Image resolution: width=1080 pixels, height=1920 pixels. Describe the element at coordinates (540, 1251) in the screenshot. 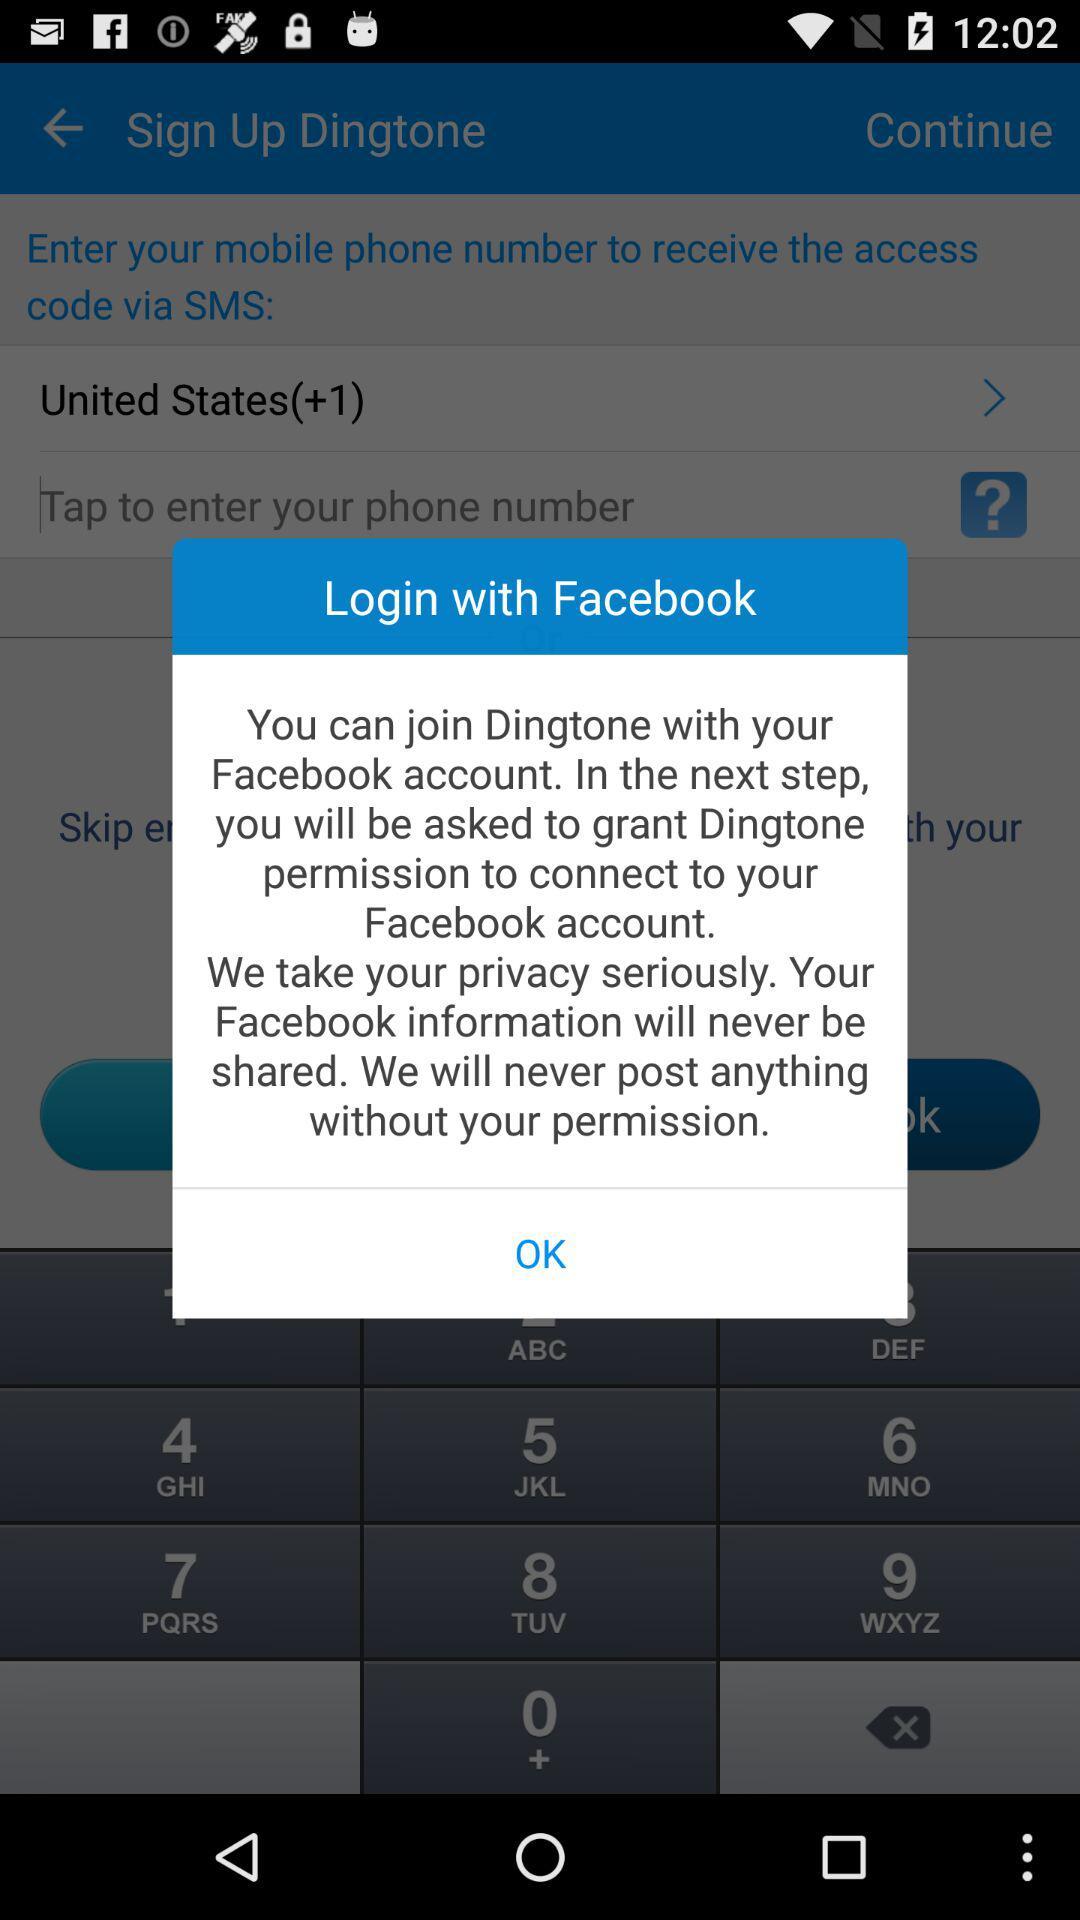

I see `the item below the you can join icon` at that location.